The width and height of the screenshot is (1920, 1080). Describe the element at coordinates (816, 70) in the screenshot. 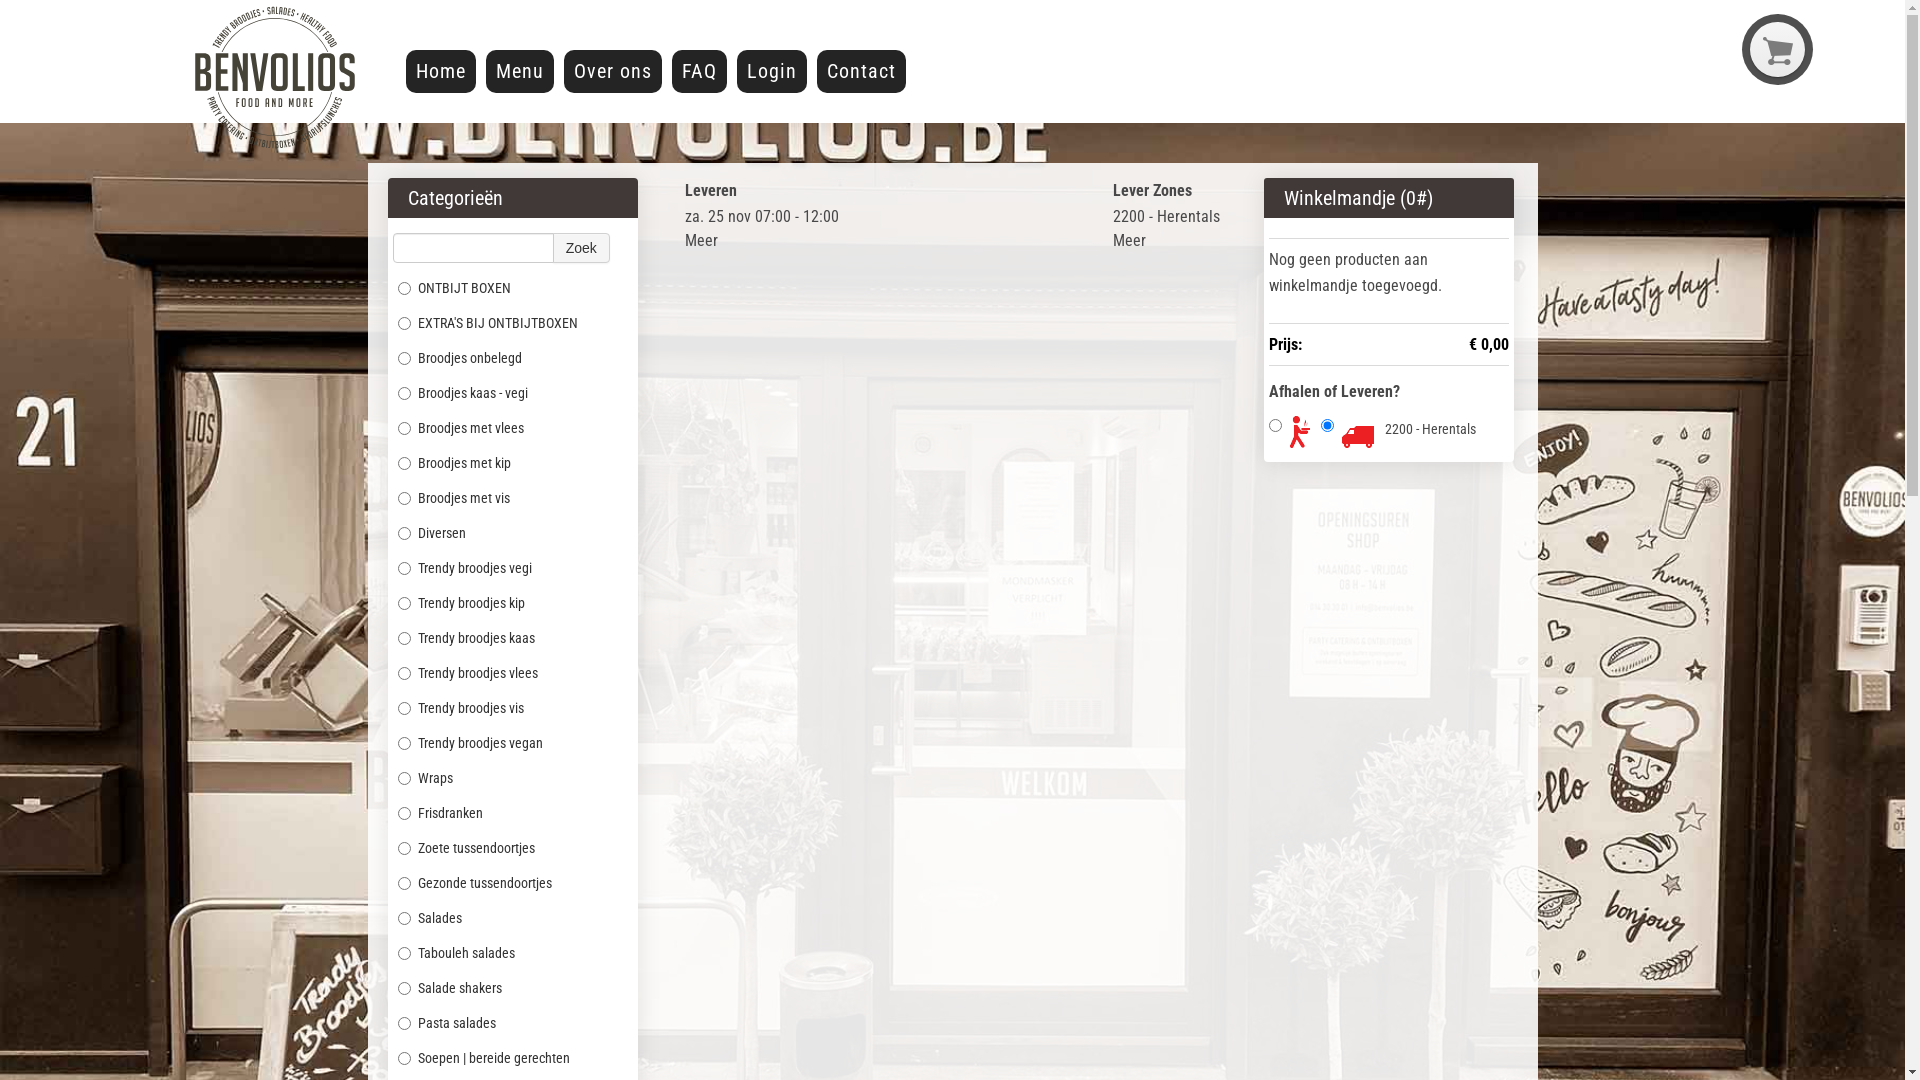

I see `'Contact'` at that location.